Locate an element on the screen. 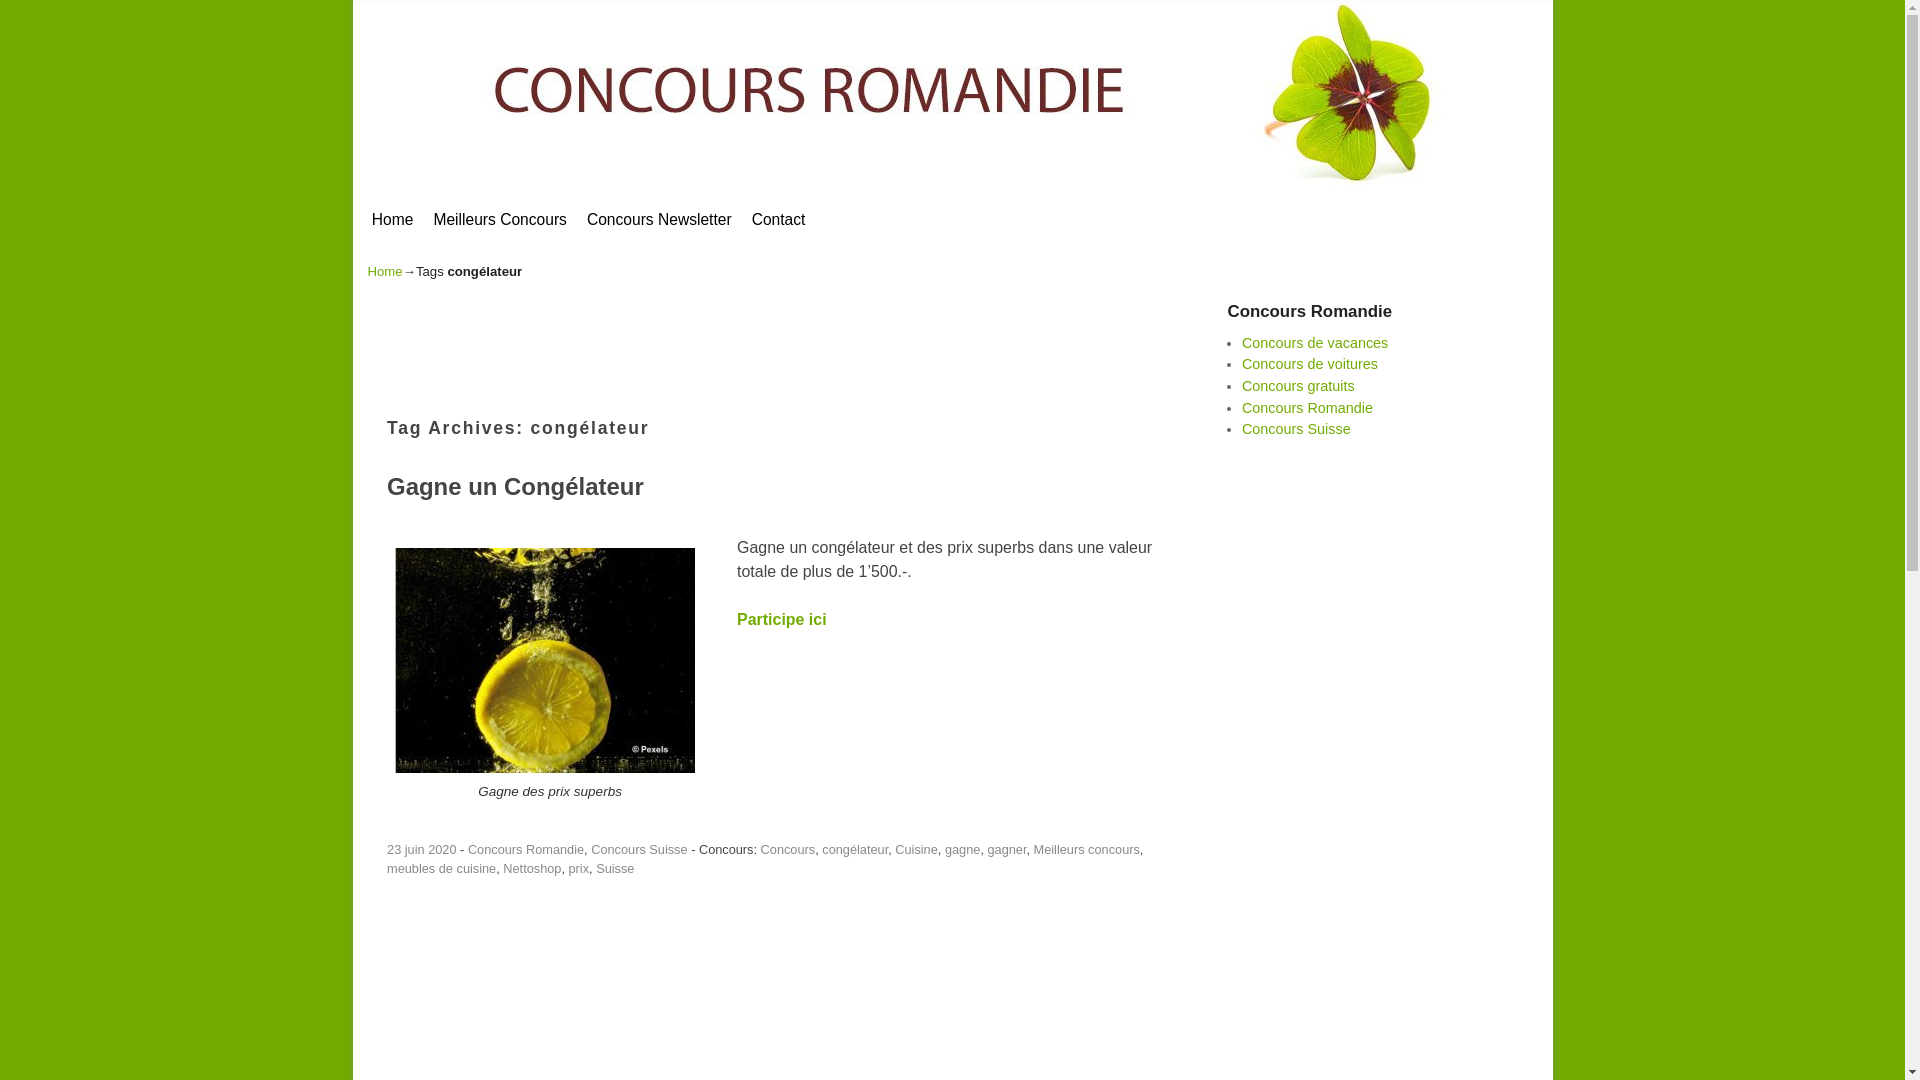 The width and height of the screenshot is (1920, 1080). 'Meilleurs concours' is located at coordinates (1085, 849).